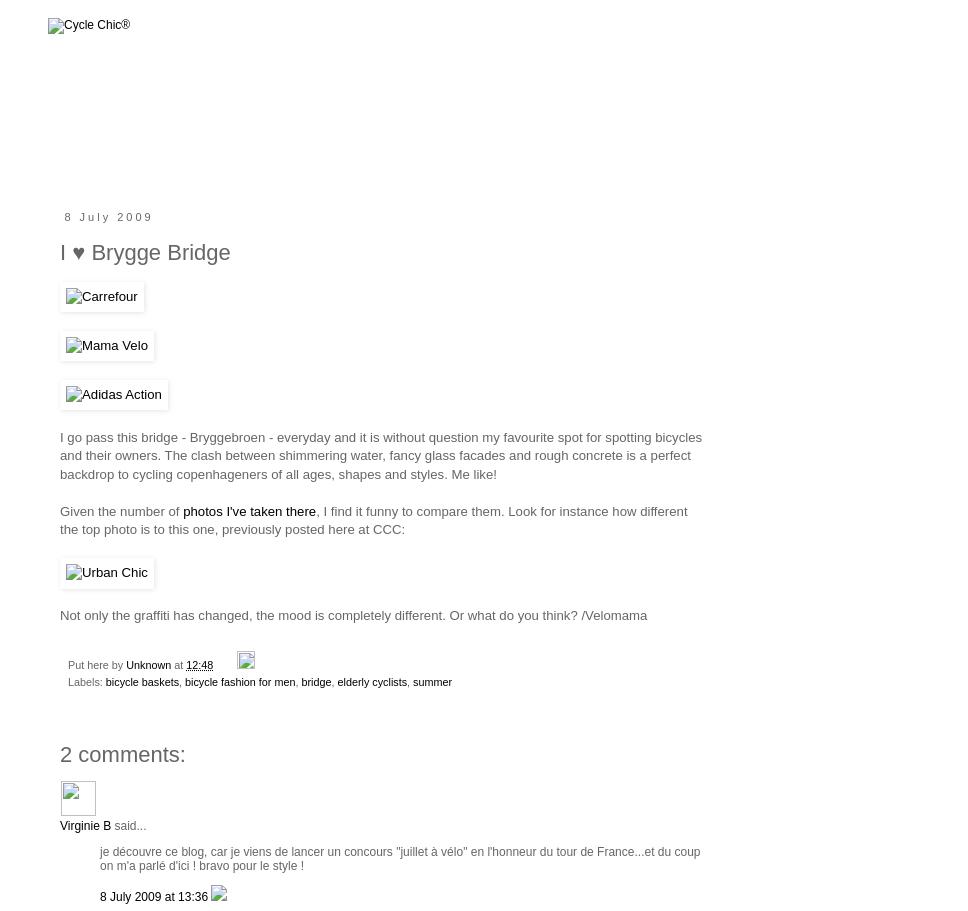 This screenshot has width=968, height=911. Describe the element at coordinates (125, 664) in the screenshot. I see `'Unknown'` at that location.